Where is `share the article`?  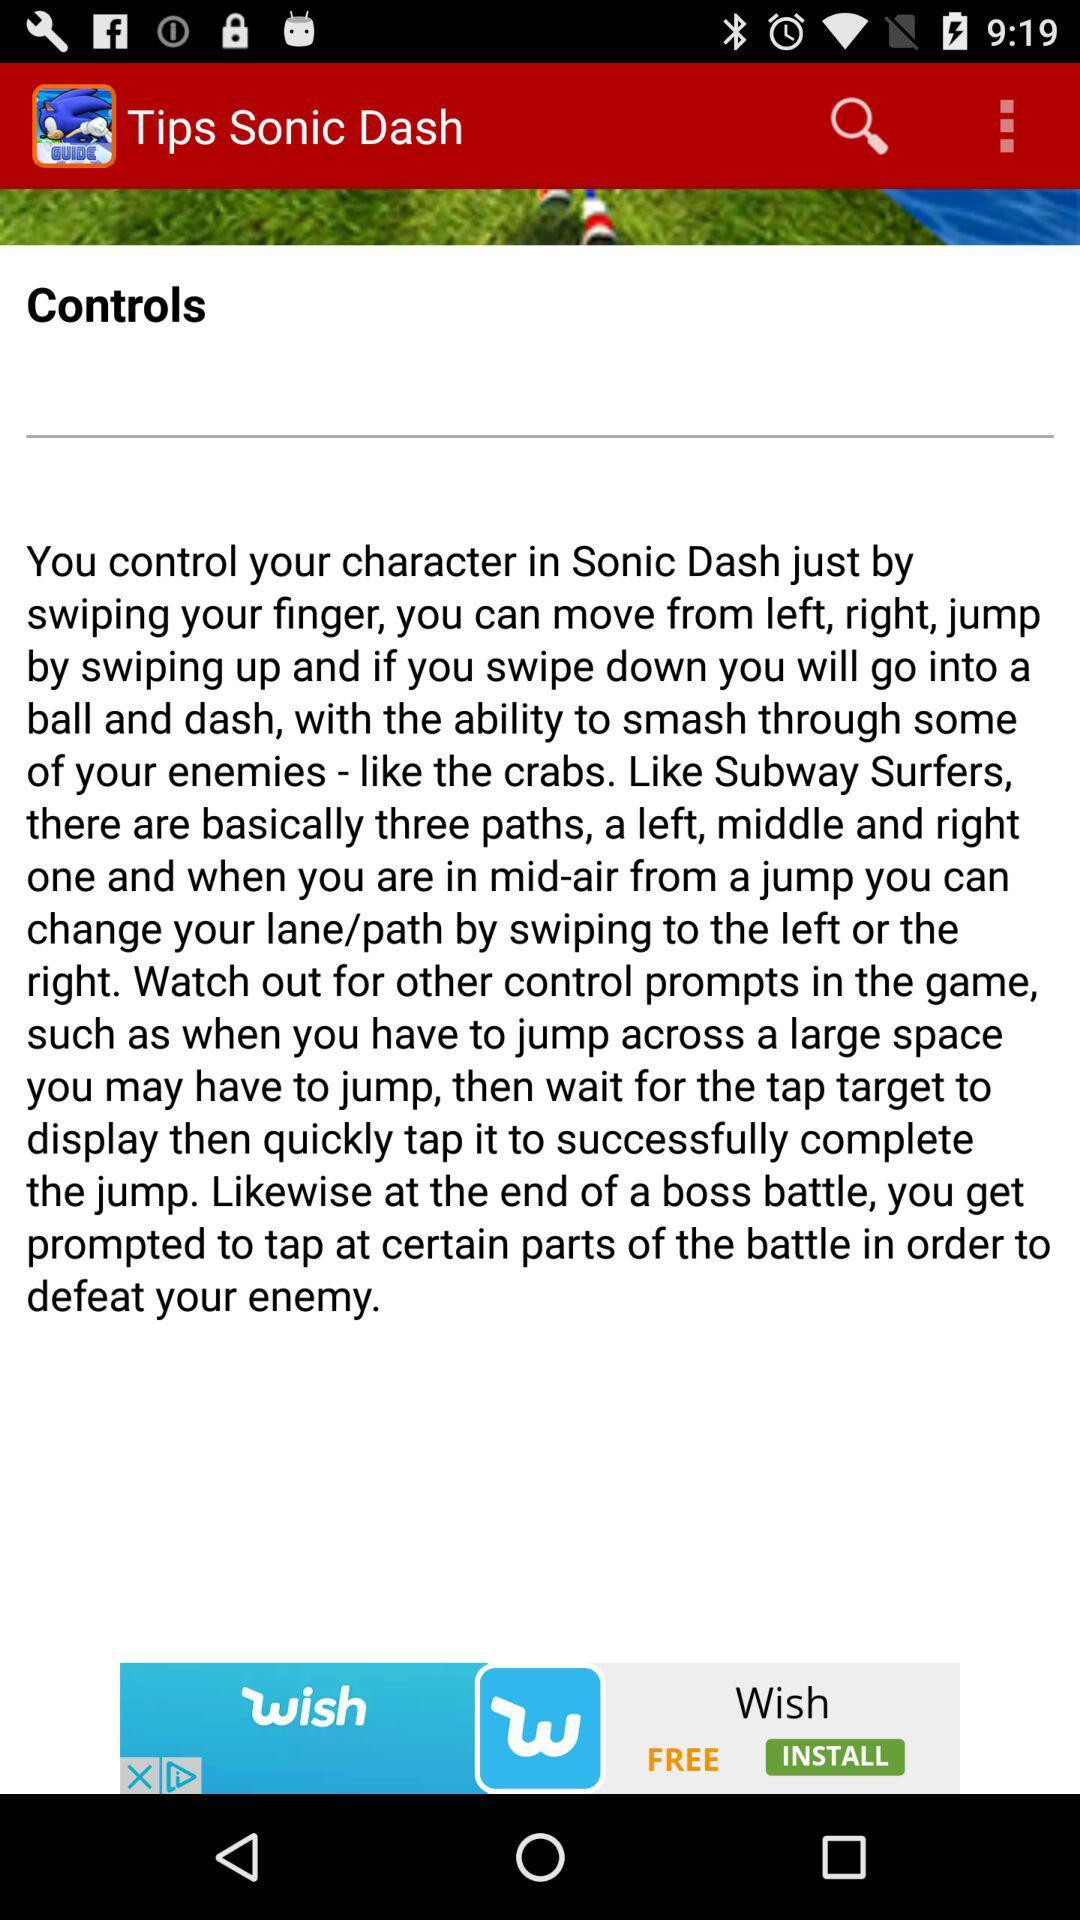 share the article is located at coordinates (540, 1727).